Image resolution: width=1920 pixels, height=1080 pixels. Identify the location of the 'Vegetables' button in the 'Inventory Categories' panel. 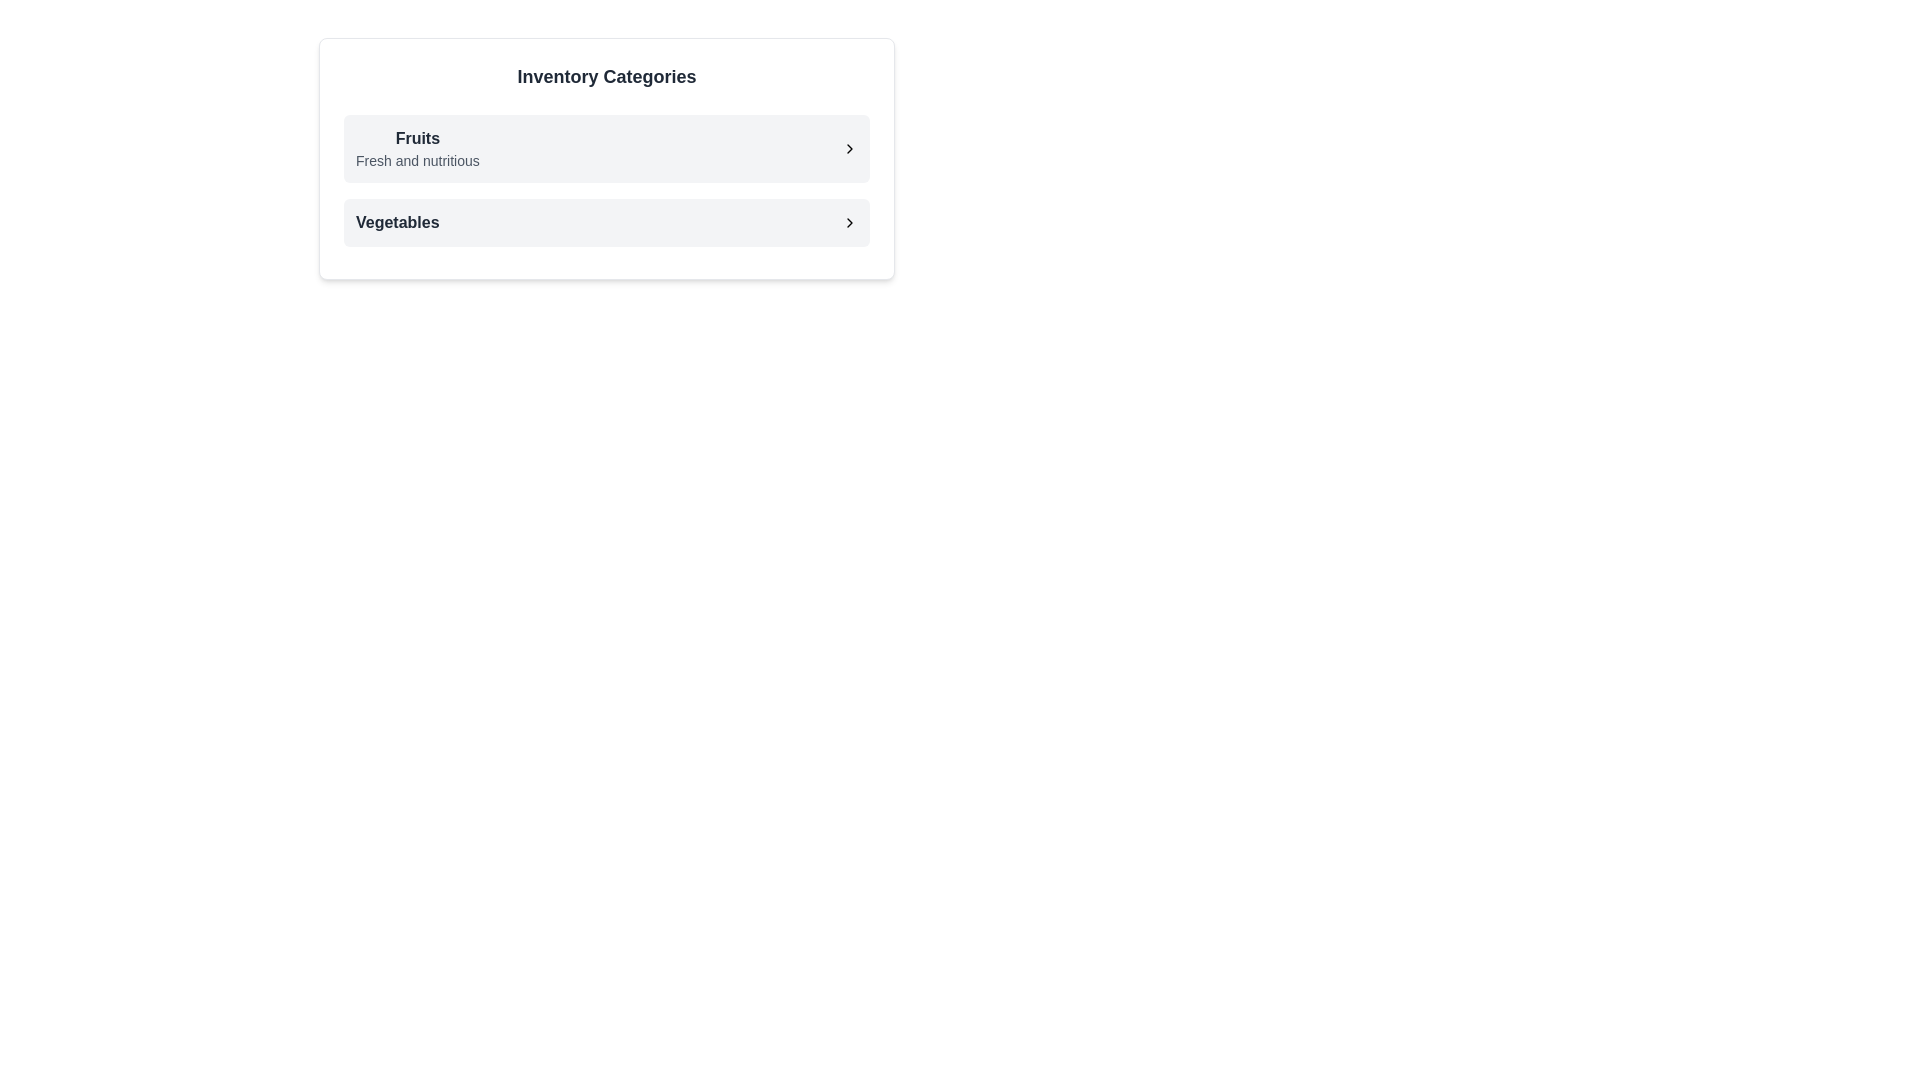
(605, 223).